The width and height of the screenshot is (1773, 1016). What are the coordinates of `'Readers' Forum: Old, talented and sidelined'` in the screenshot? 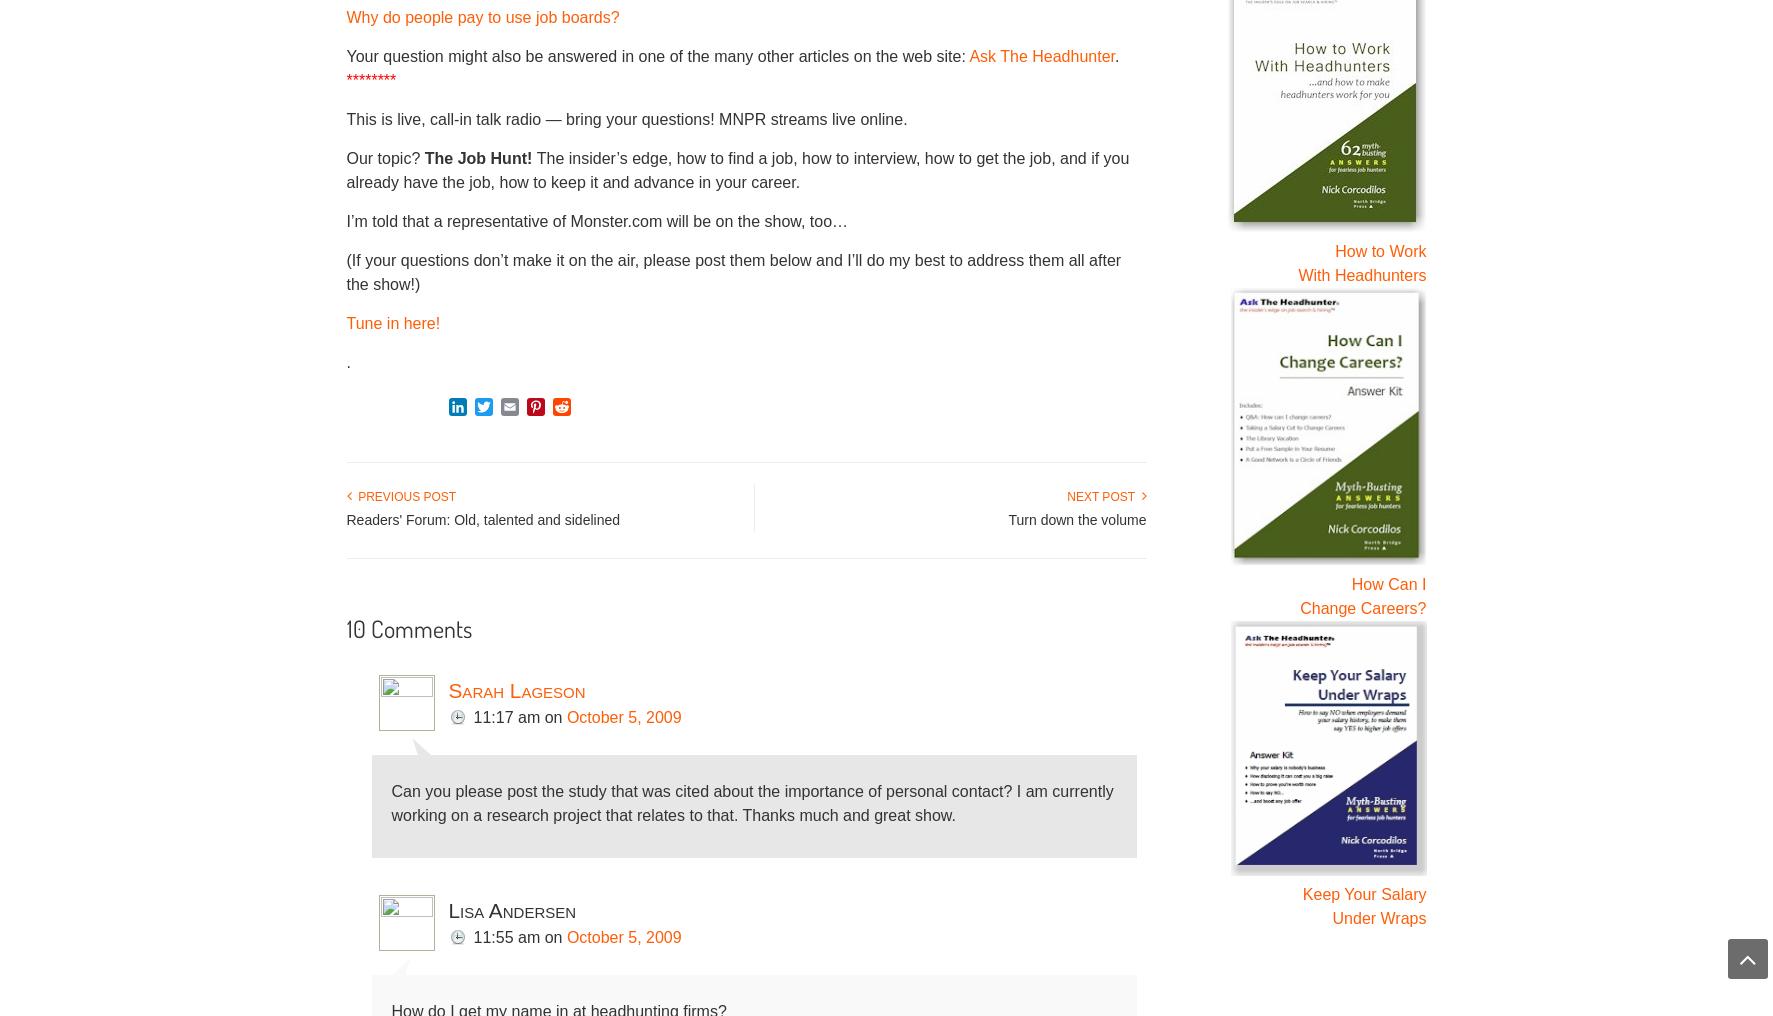 It's located at (481, 517).